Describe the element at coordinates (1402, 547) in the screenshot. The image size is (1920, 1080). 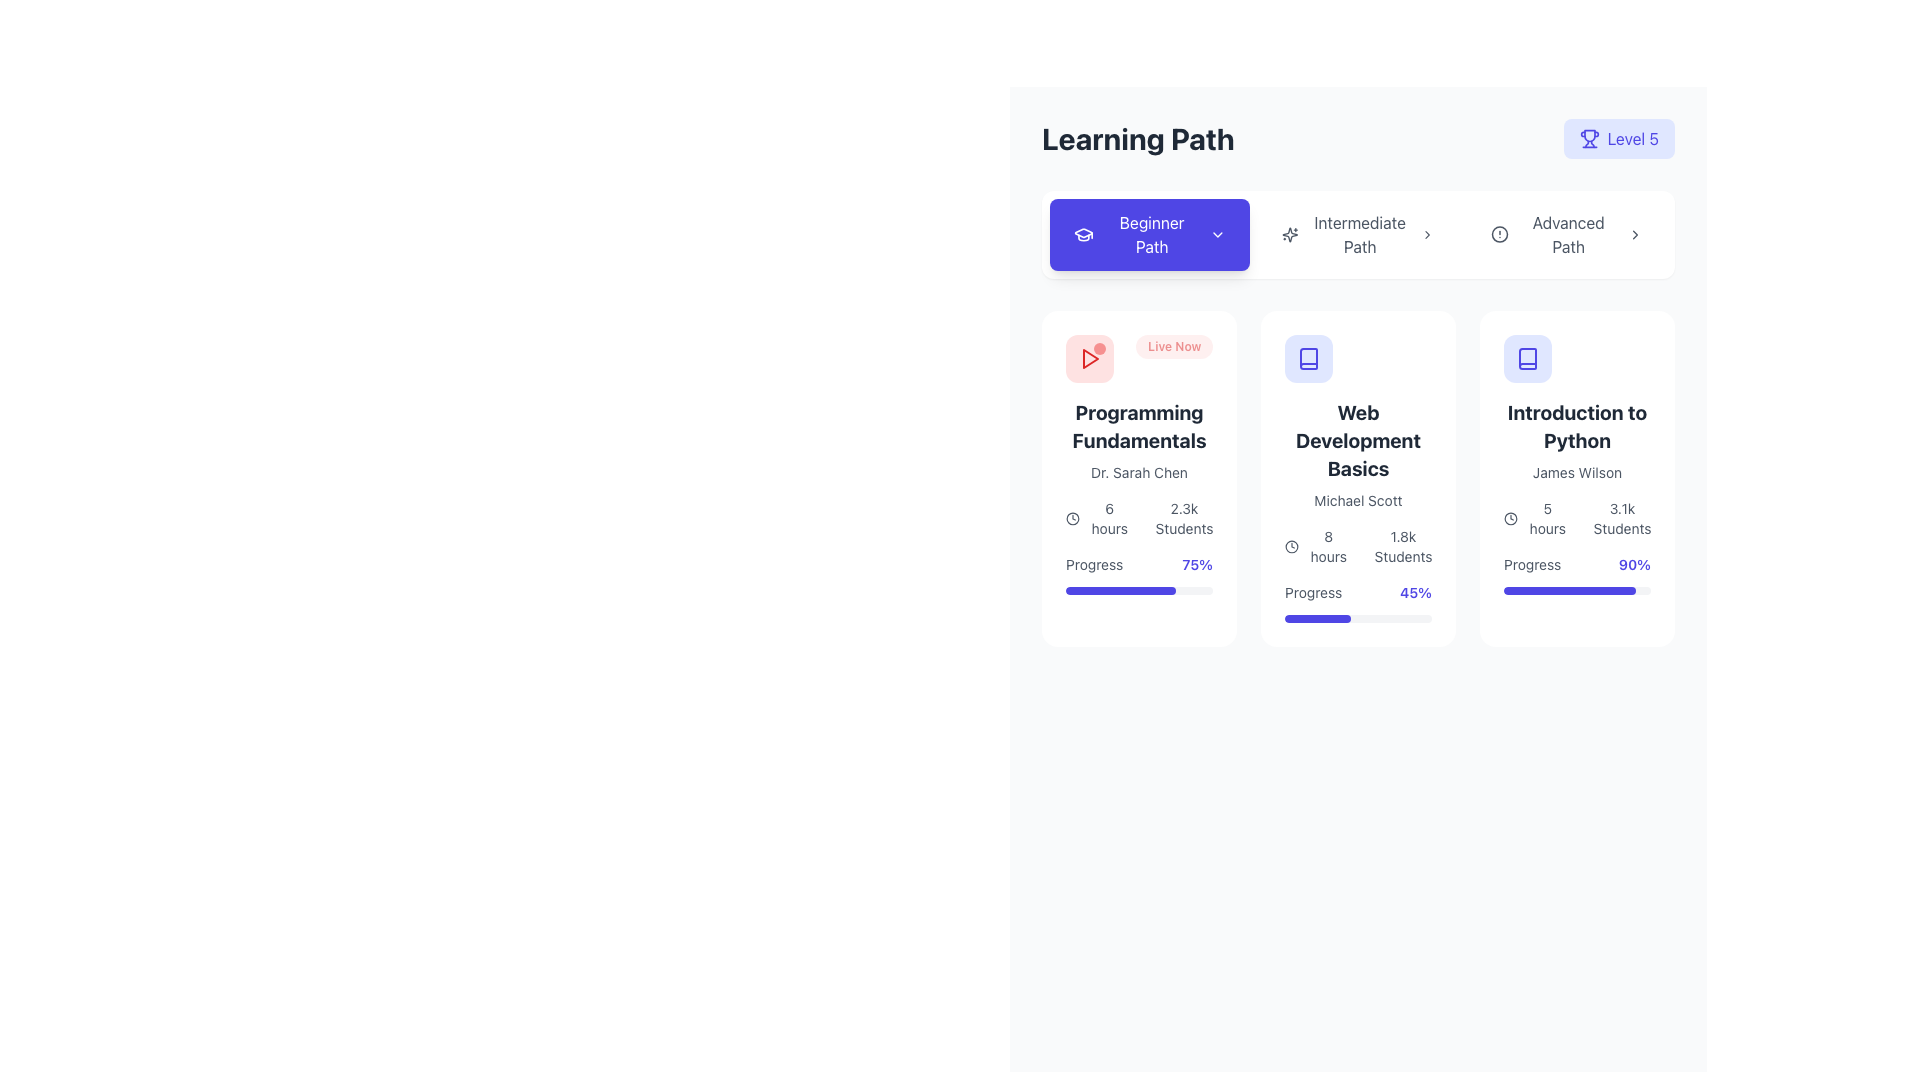
I see `the text display element that shows the count of students enrolled in the 'Web Development Basics' course, located beneath the course title in the second card of a three-card layout` at that location.